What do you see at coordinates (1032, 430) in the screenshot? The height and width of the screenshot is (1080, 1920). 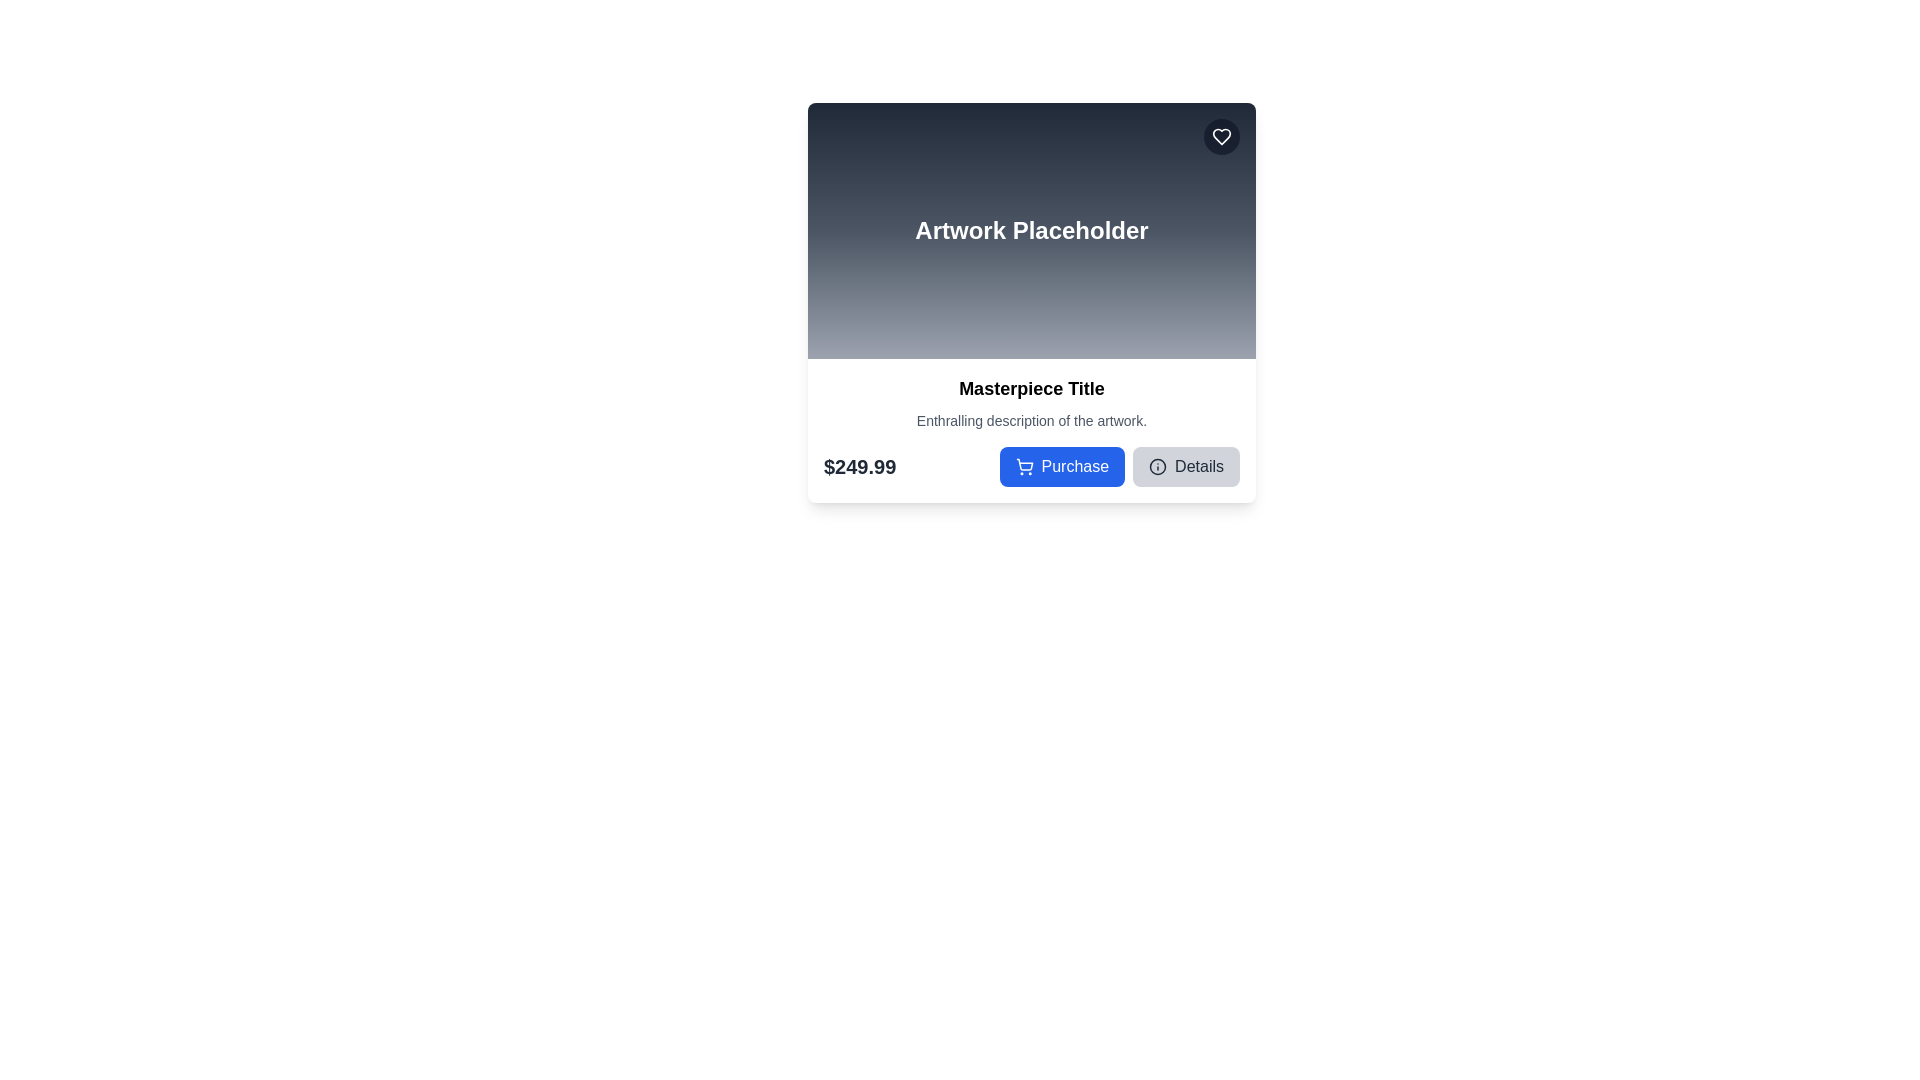 I see `the Card Content Section, which is located in the lower section of a card layout, directly below the 'Artwork Placeholder' header` at bounding box center [1032, 430].